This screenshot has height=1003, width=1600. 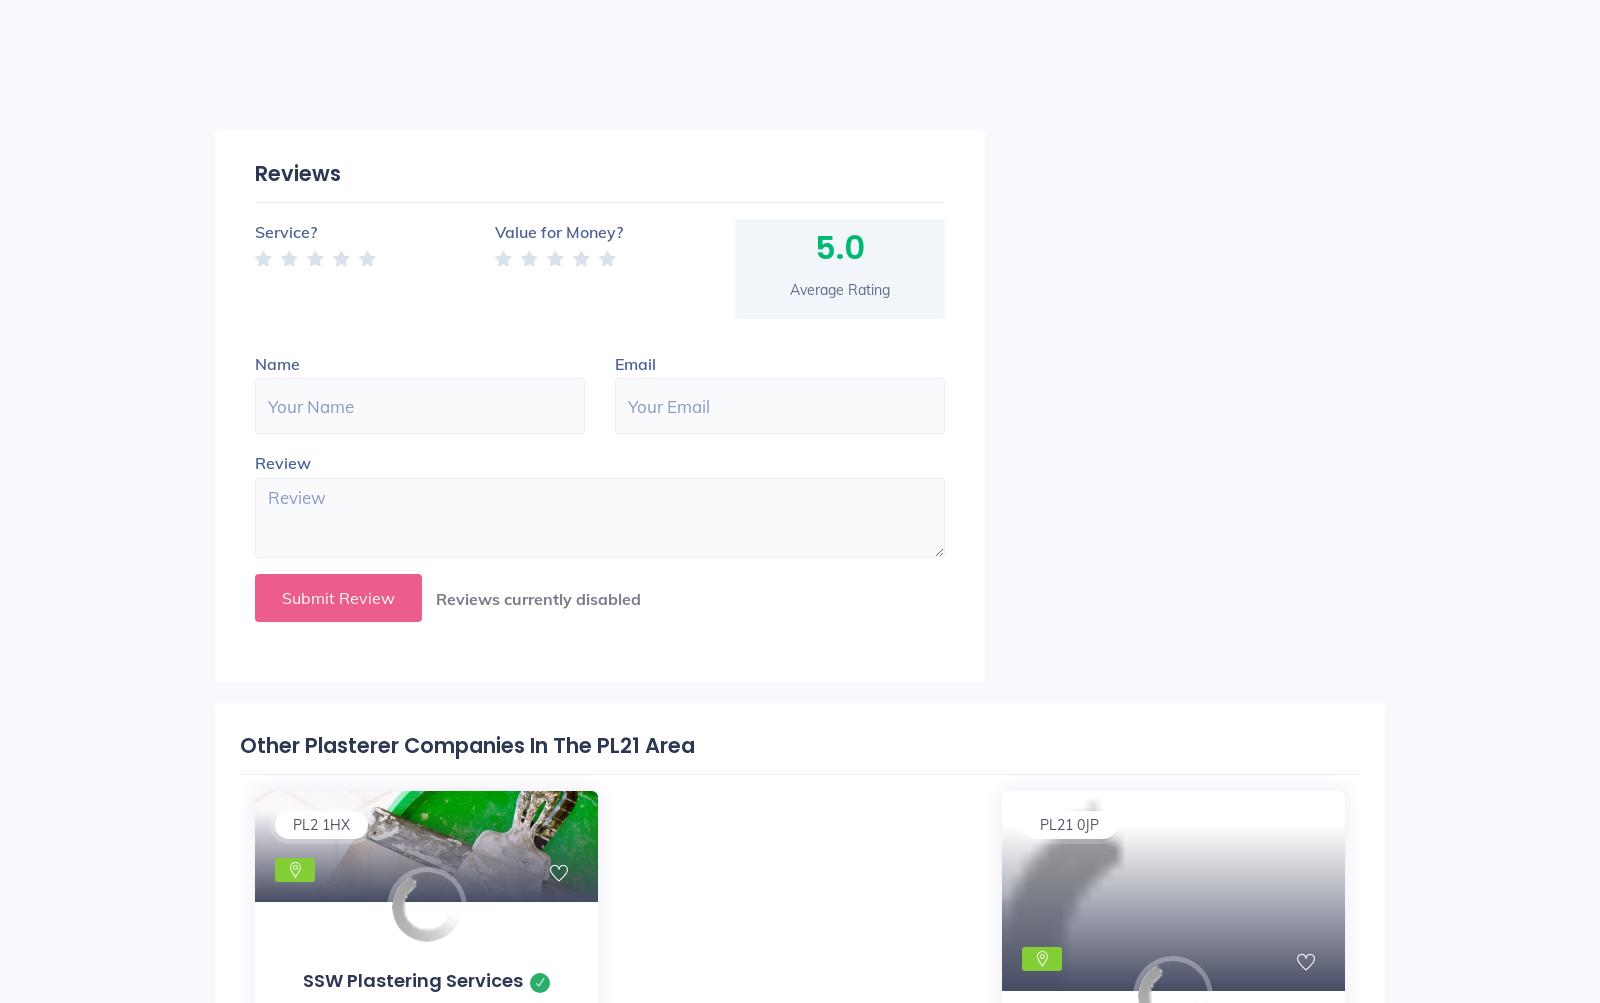 What do you see at coordinates (297, 171) in the screenshot?
I see `'Reviews'` at bounding box center [297, 171].